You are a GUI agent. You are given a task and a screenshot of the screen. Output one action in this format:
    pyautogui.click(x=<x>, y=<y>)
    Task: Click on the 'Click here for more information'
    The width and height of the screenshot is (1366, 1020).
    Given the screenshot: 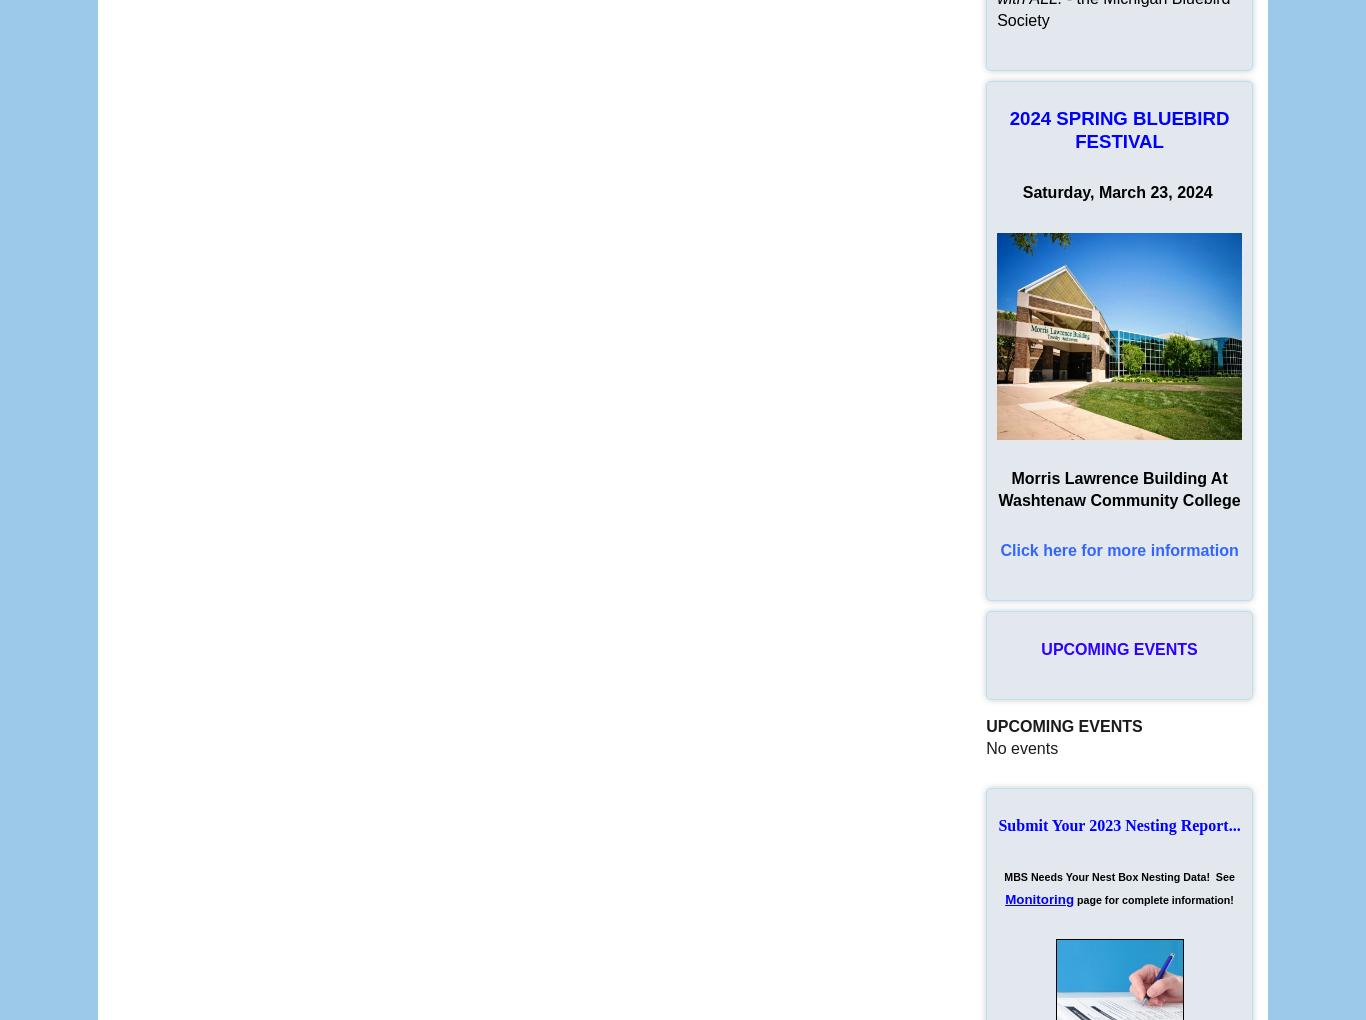 What is the action you would take?
    pyautogui.click(x=1118, y=549)
    